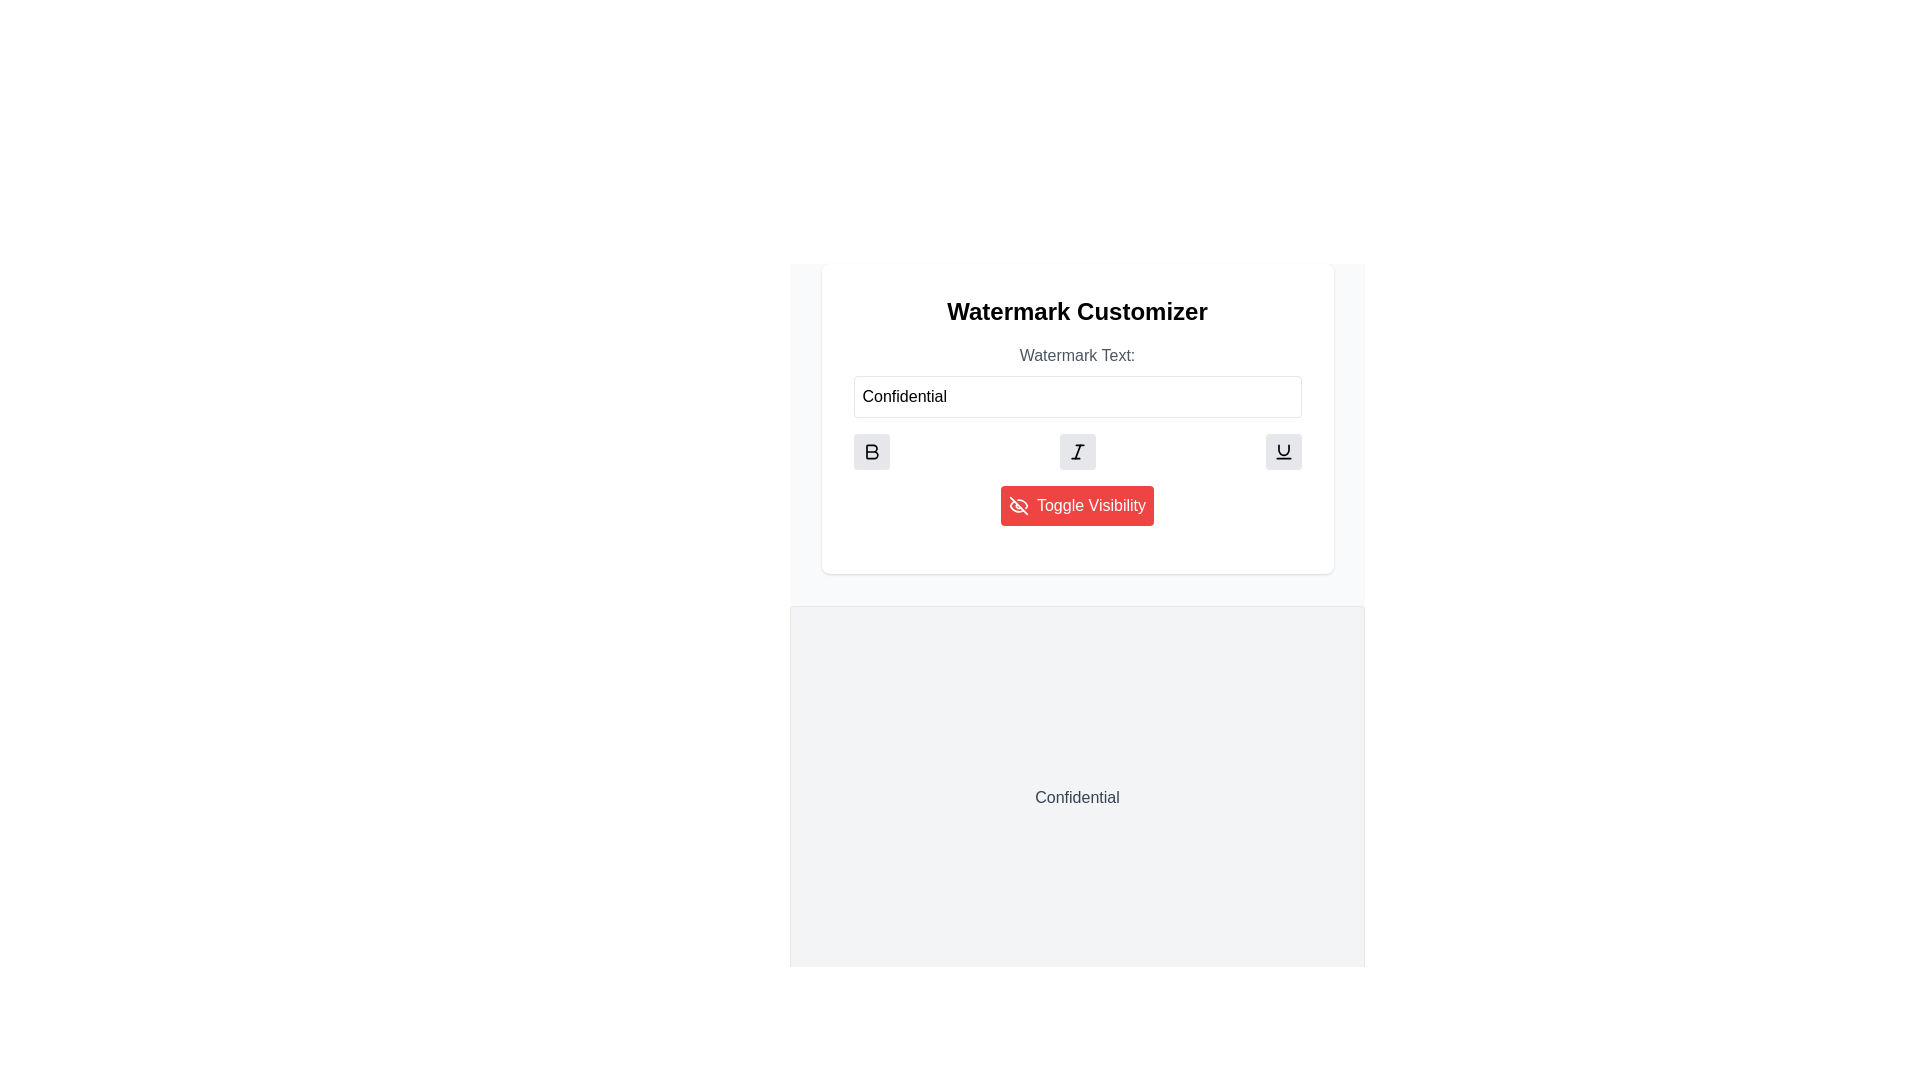 This screenshot has height=1080, width=1920. I want to click on the middle button that applies italic style to the text entered in the 'Watermark Text' input field, so click(1076, 451).